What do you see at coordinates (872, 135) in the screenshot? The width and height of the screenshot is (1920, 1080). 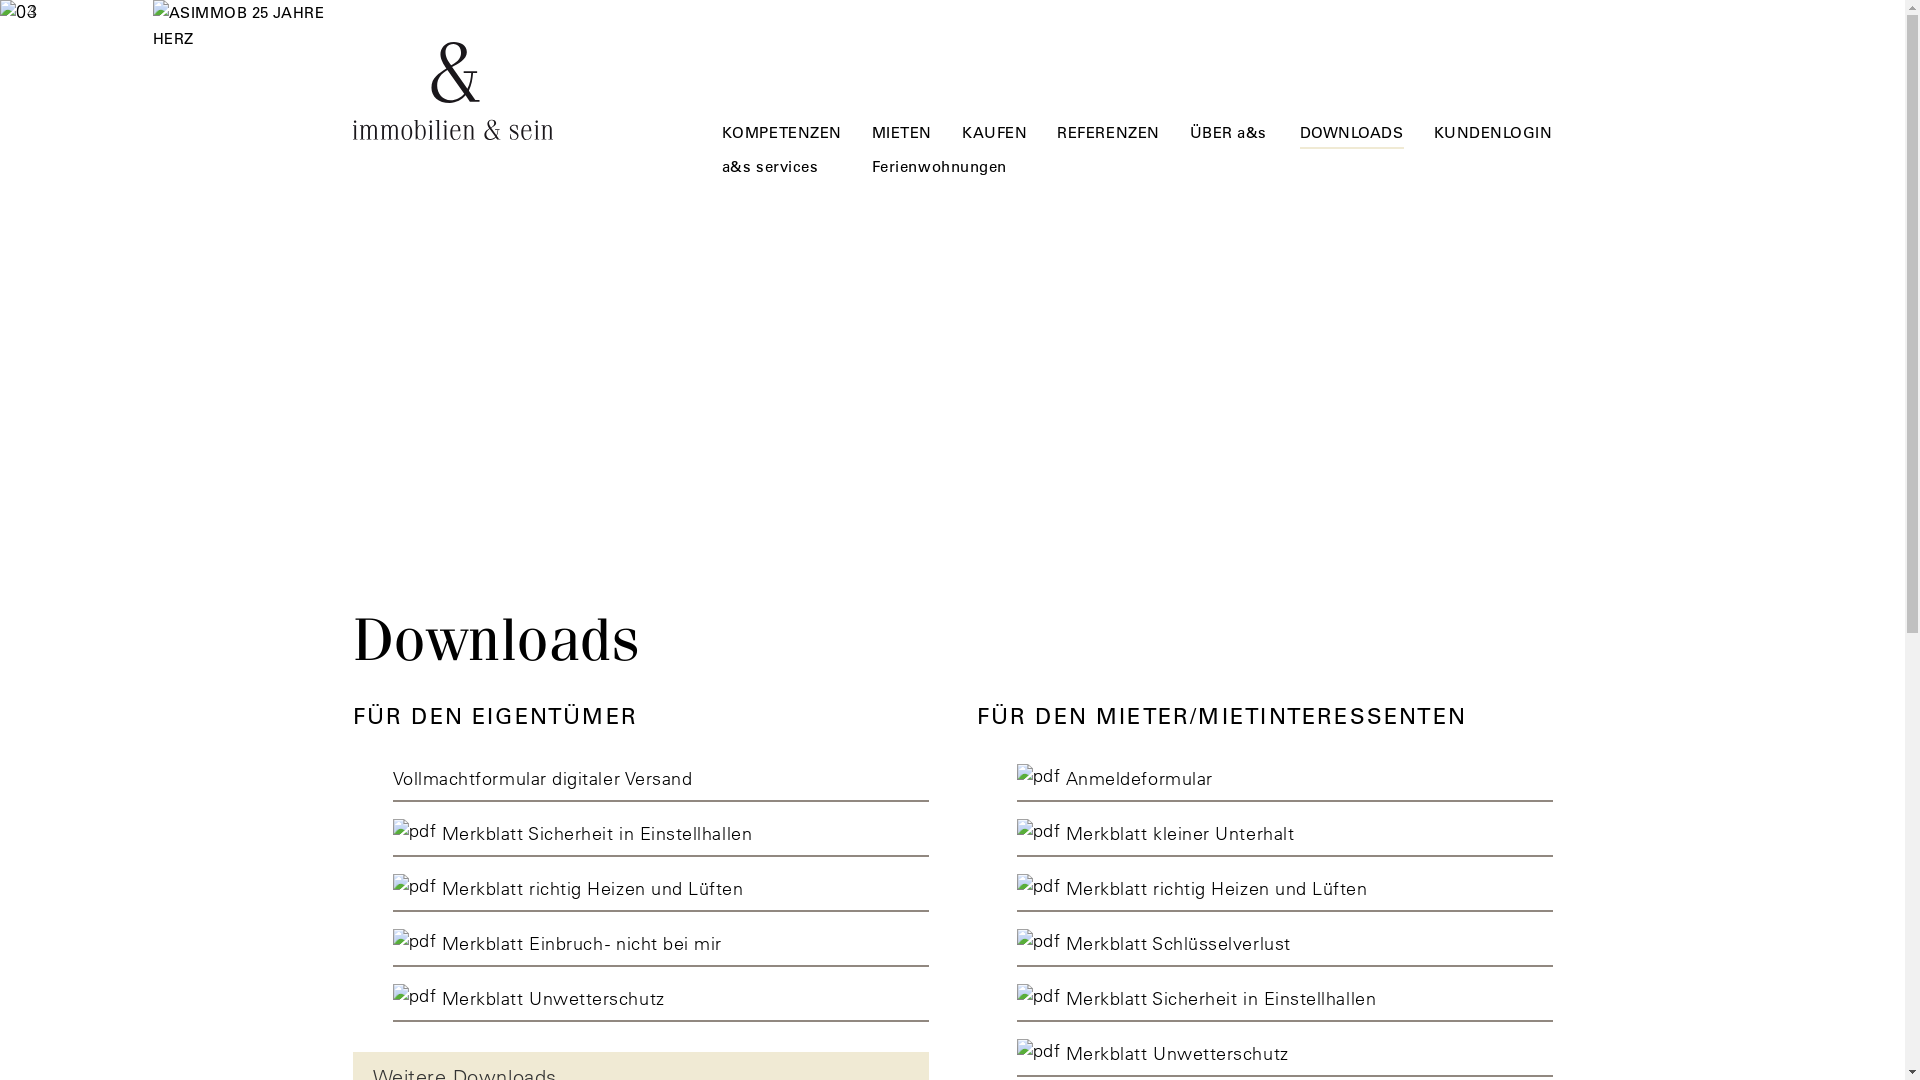 I see `'MIETEN'` at bounding box center [872, 135].